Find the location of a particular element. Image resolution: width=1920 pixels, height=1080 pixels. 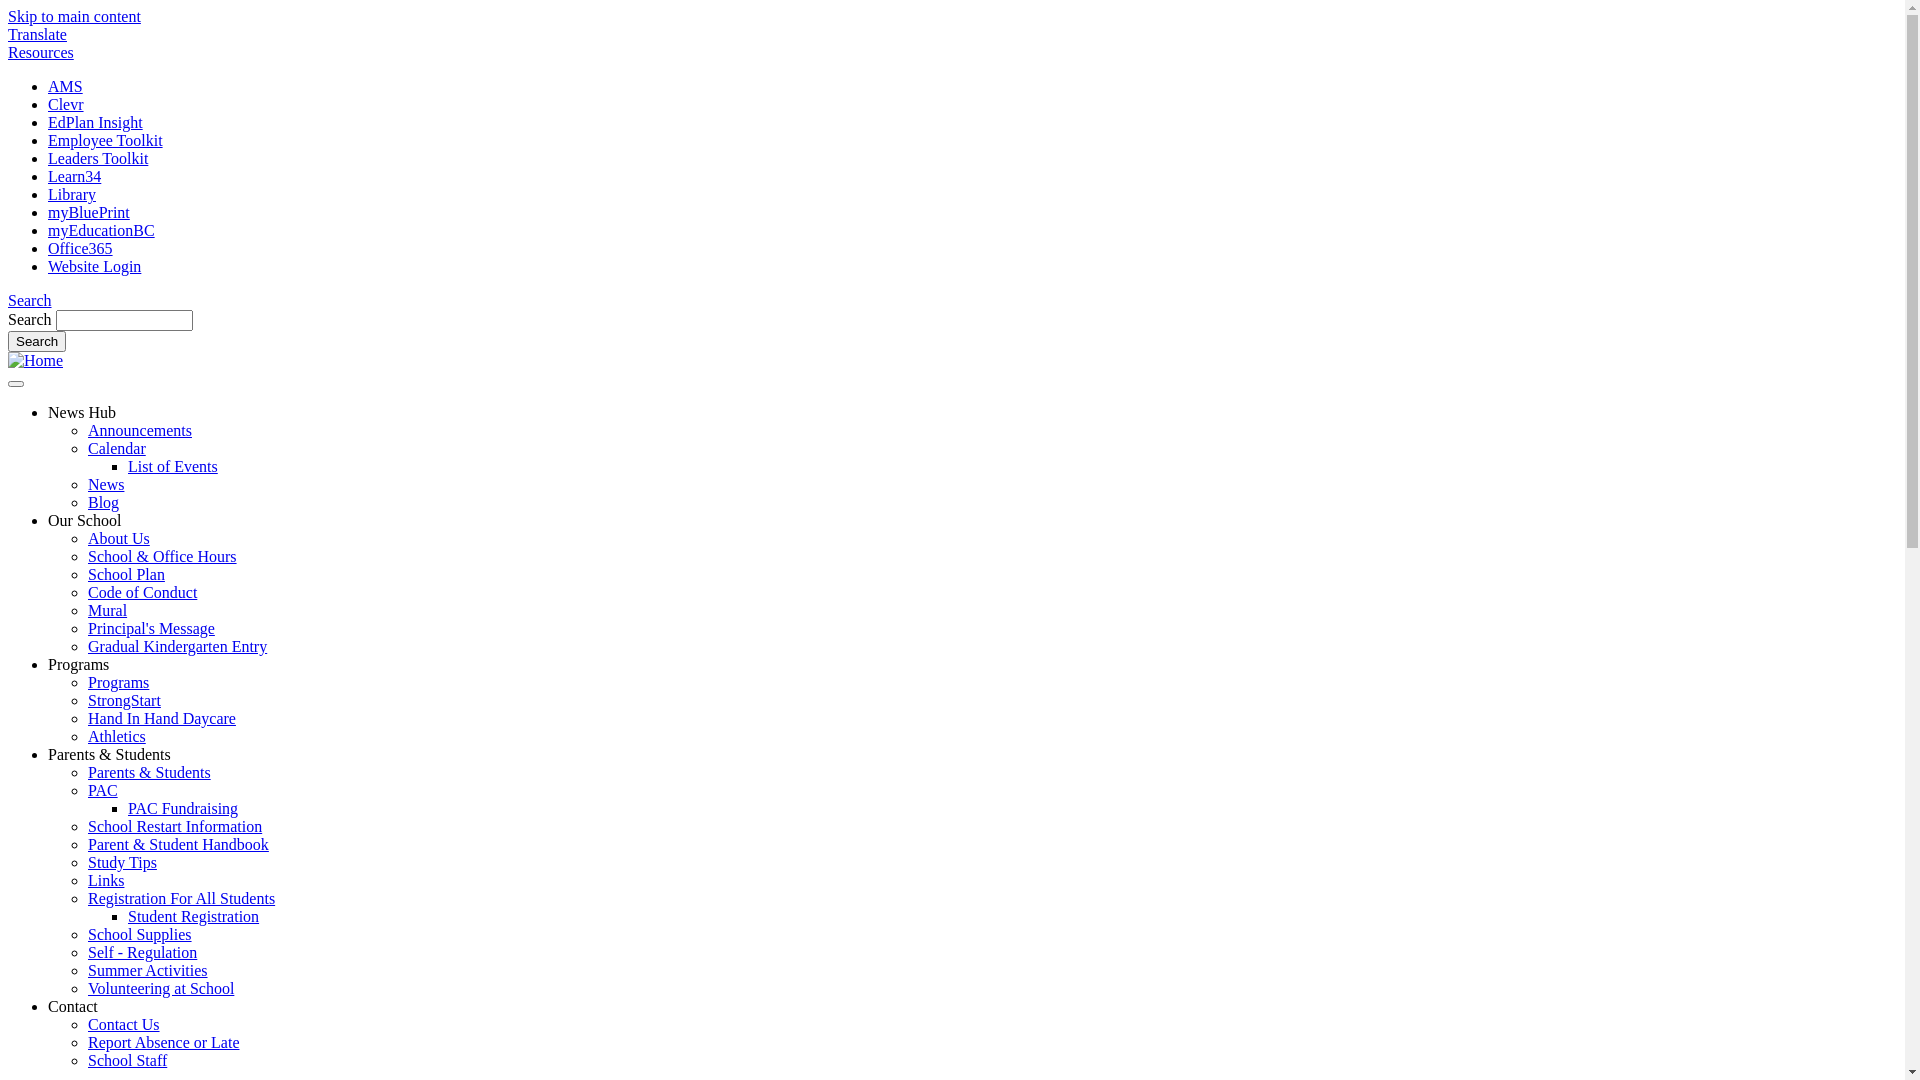

'Calendar' is located at coordinates (115, 447).